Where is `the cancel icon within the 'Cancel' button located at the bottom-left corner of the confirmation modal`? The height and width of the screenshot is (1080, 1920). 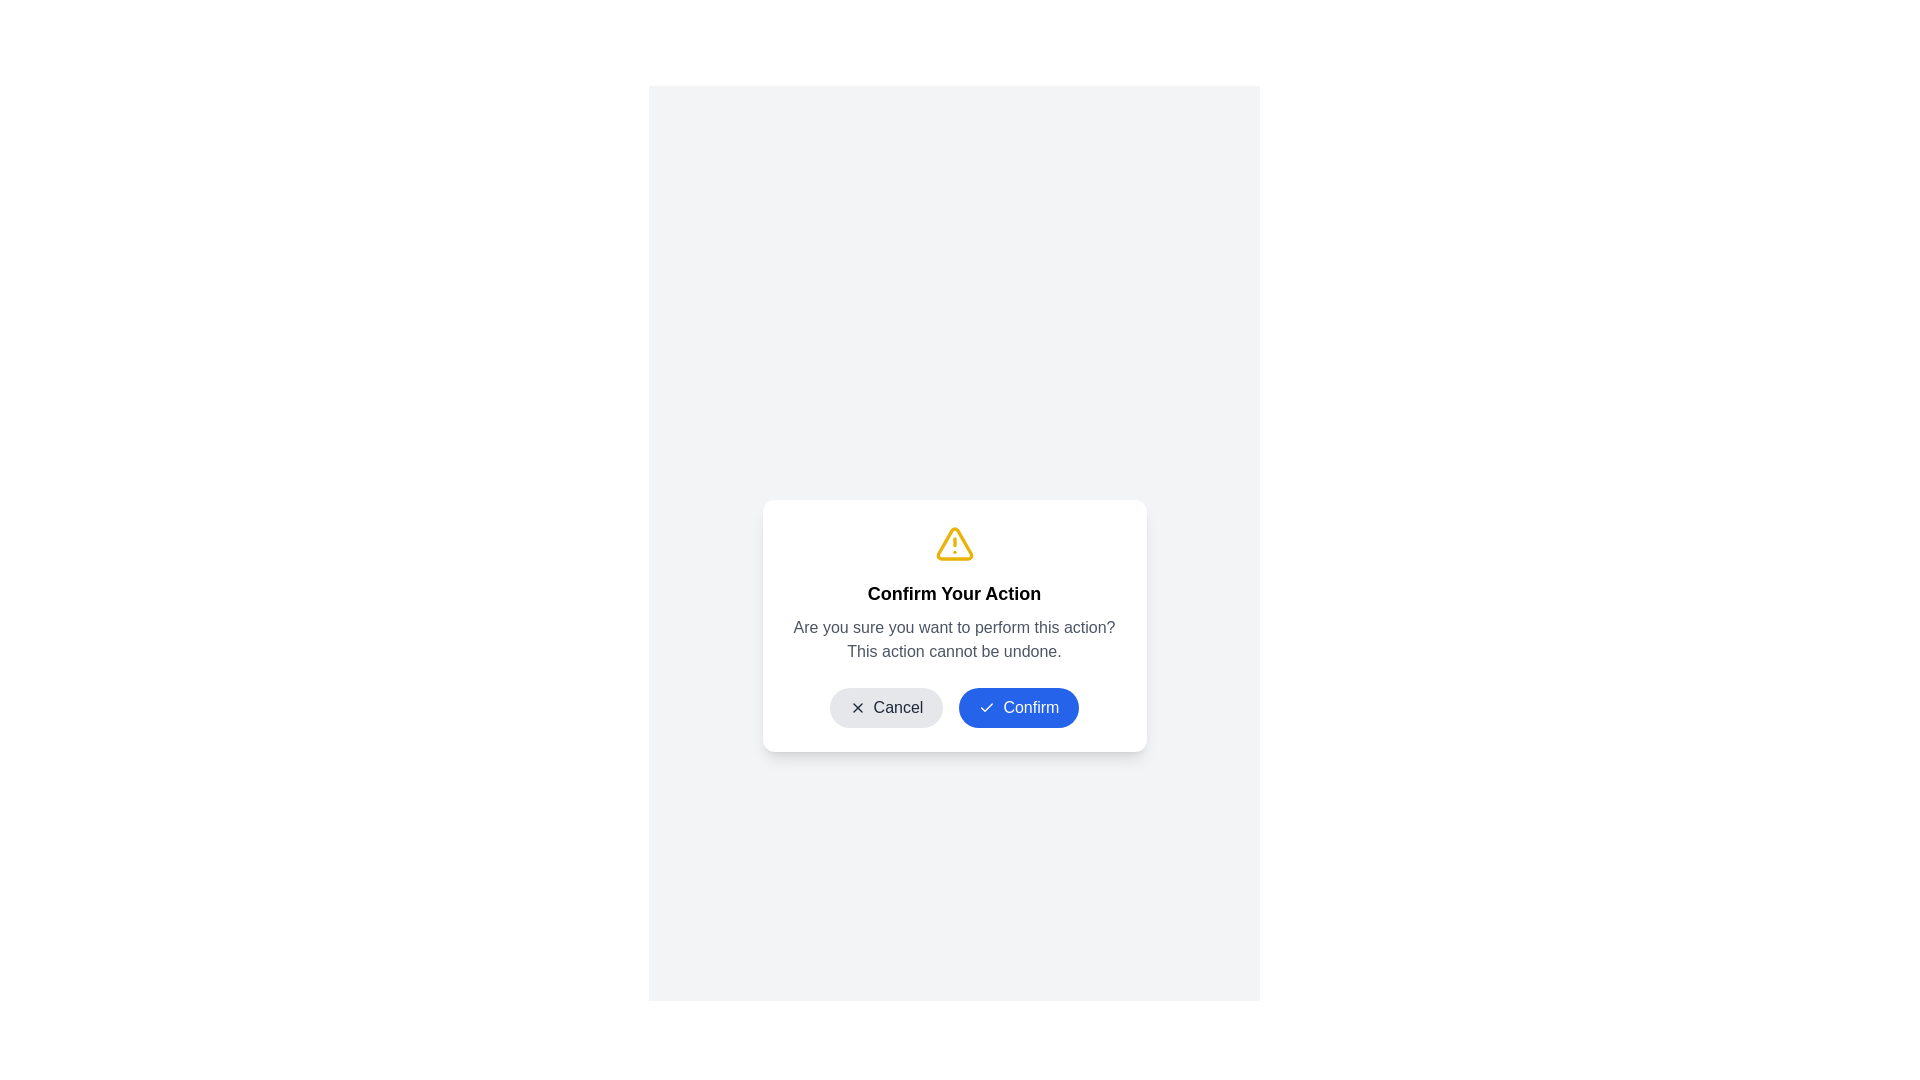
the cancel icon within the 'Cancel' button located at the bottom-left corner of the confirmation modal is located at coordinates (857, 707).